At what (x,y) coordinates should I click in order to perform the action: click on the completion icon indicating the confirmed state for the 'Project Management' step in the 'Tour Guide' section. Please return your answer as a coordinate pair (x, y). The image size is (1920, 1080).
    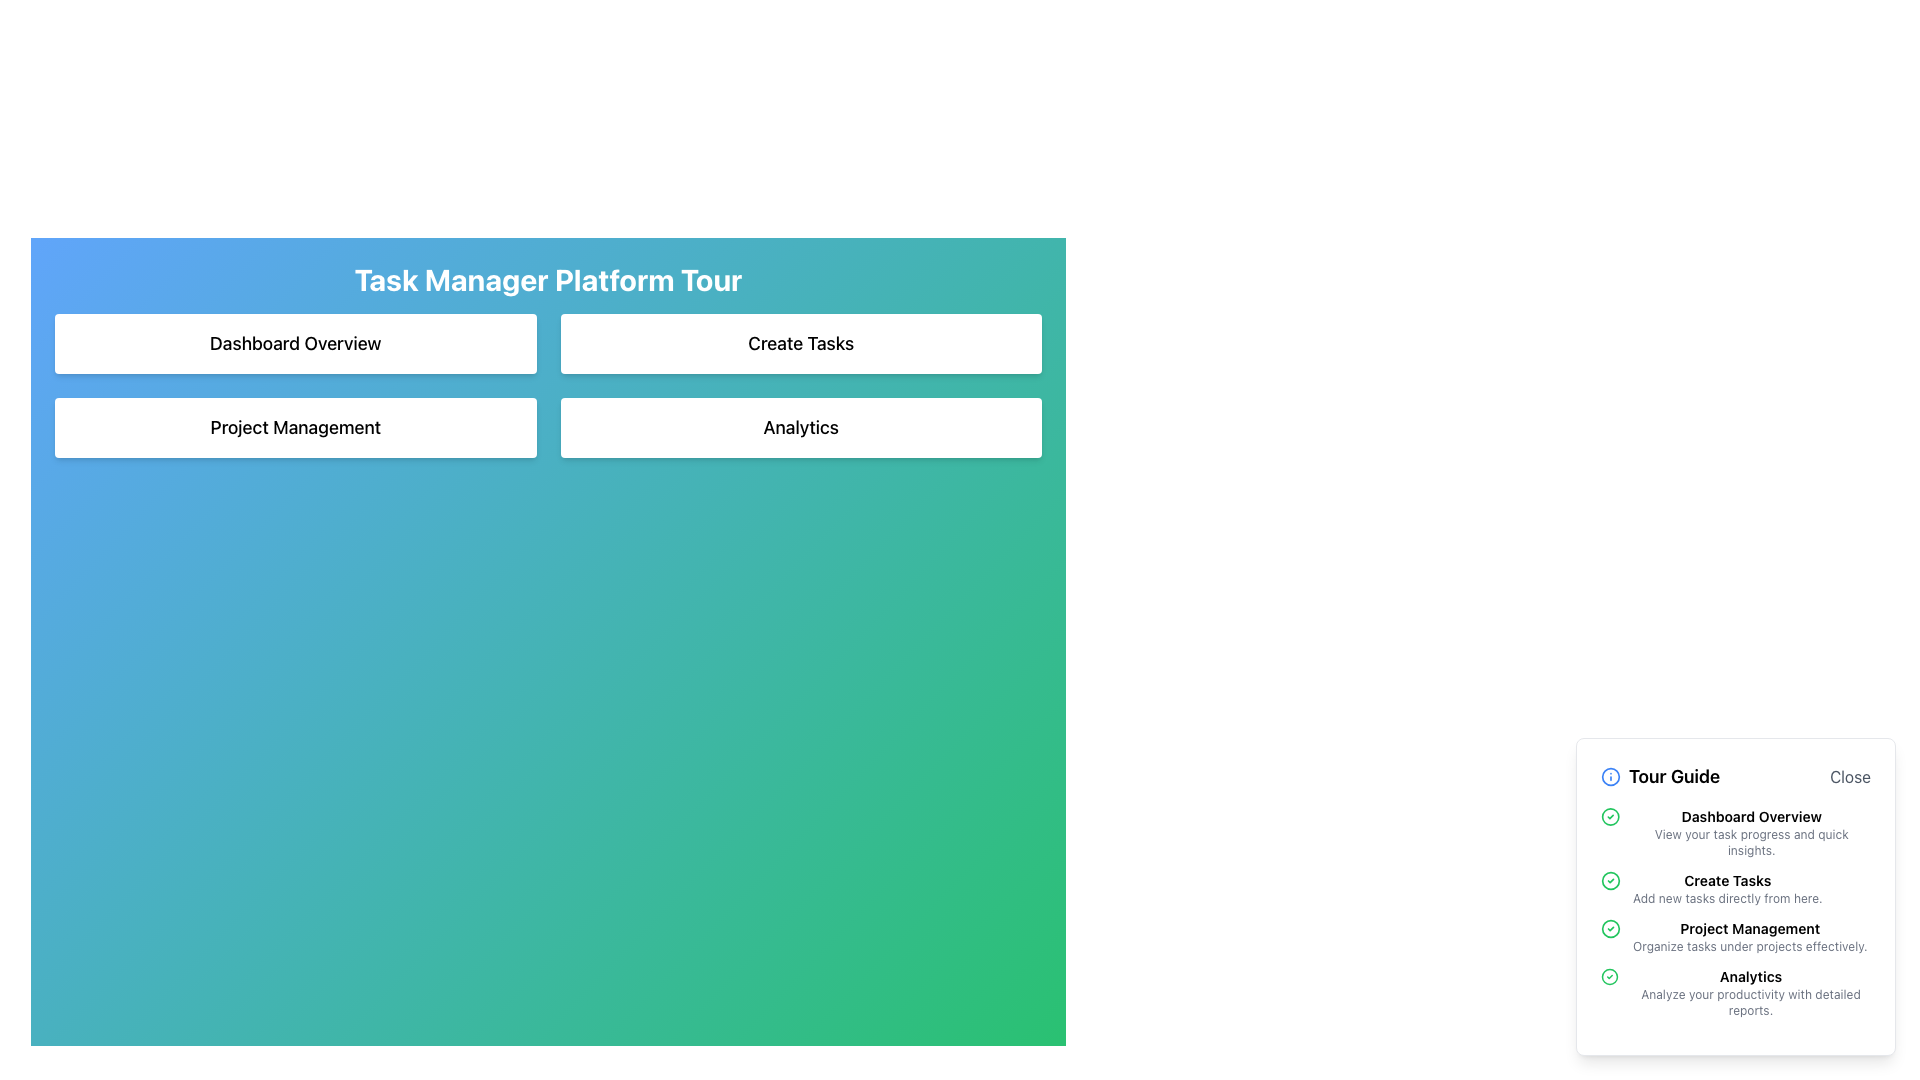
    Looking at the image, I should click on (1611, 929).